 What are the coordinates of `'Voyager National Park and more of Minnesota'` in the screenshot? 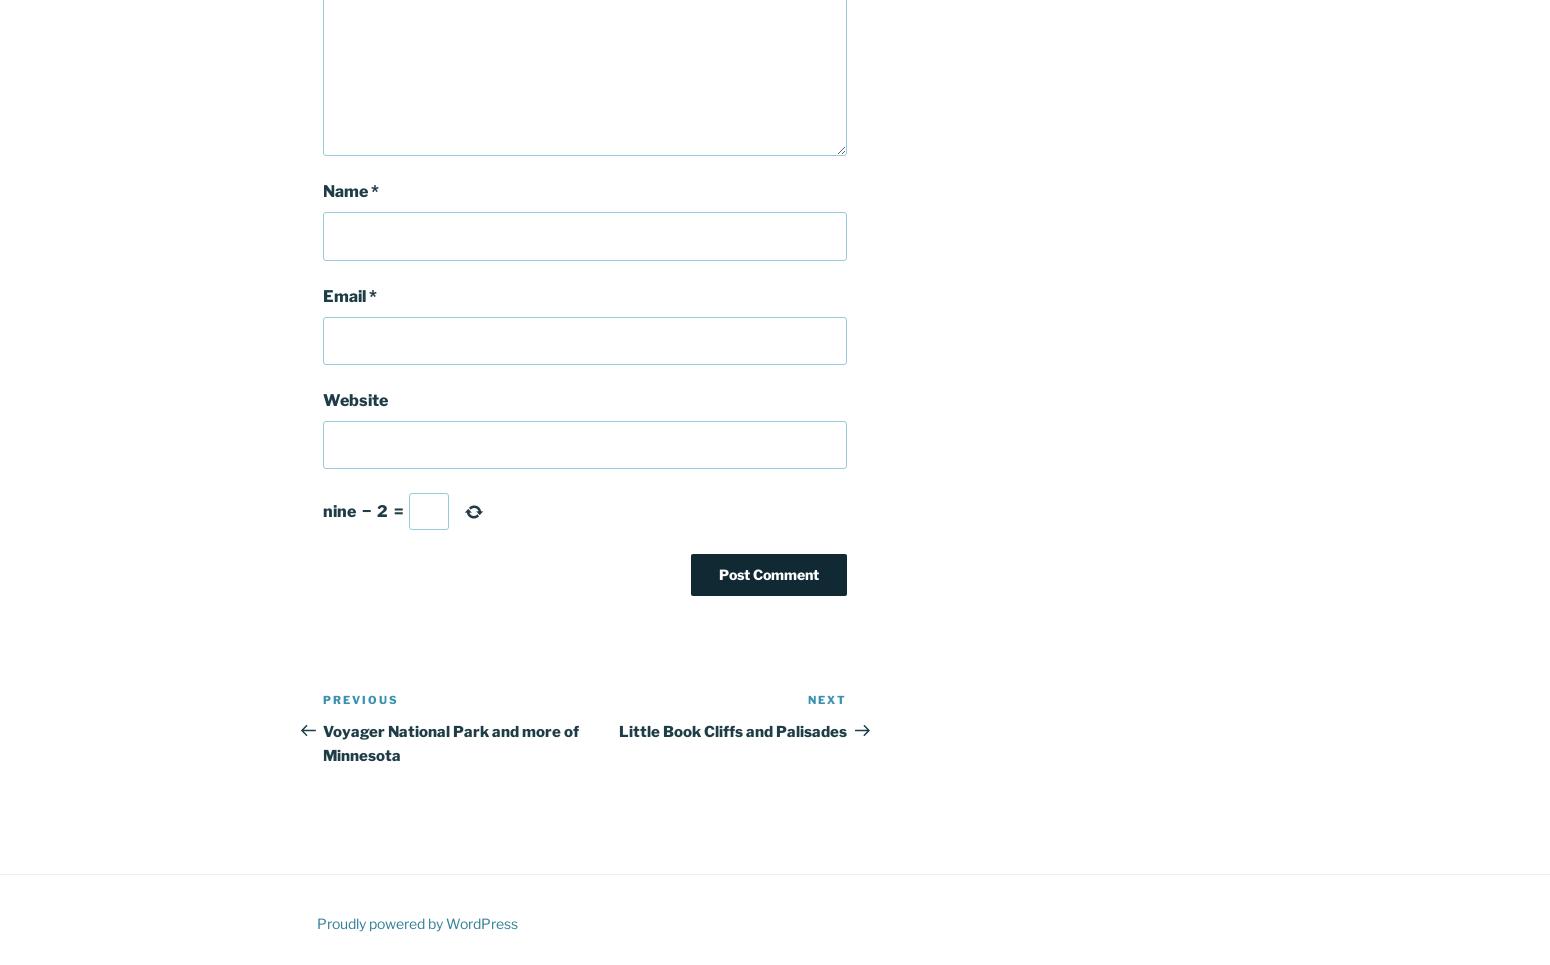 It's located at (322, 742).